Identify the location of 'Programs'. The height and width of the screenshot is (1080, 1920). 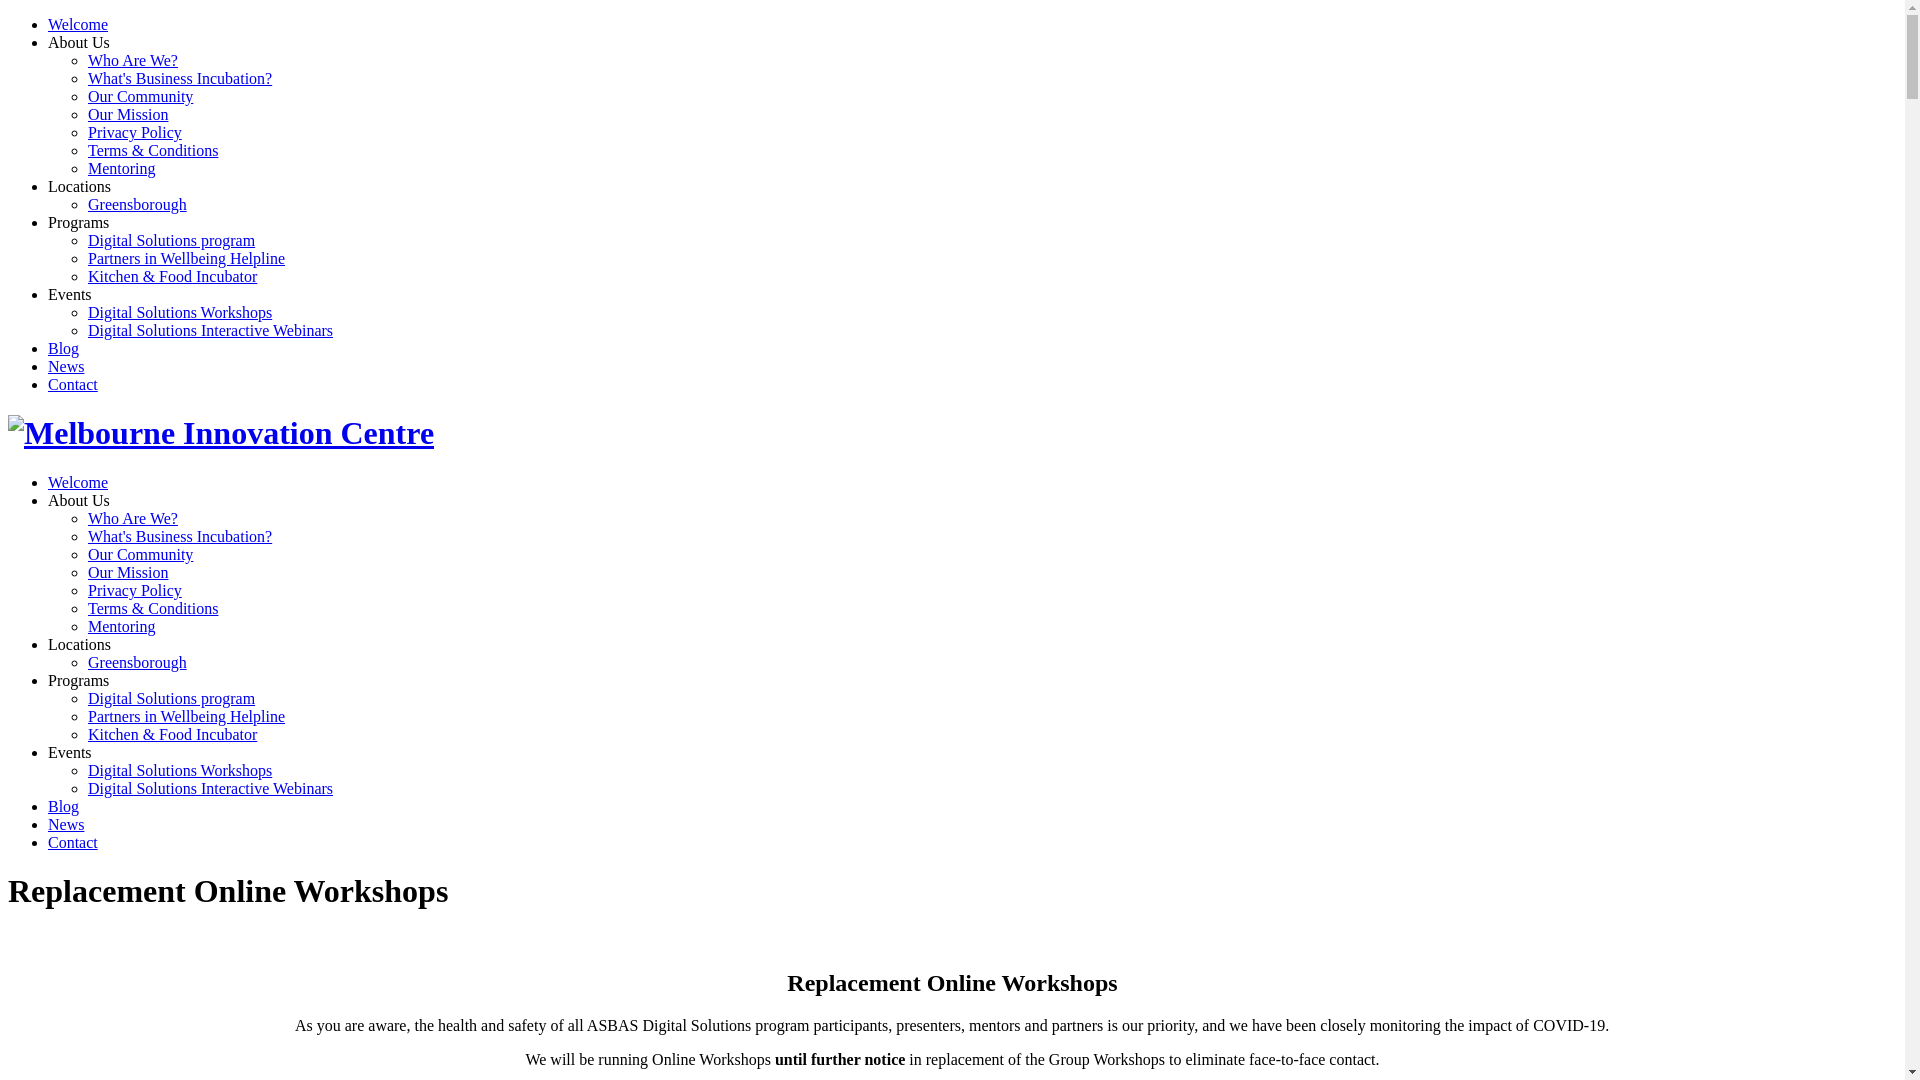
(78, 222).